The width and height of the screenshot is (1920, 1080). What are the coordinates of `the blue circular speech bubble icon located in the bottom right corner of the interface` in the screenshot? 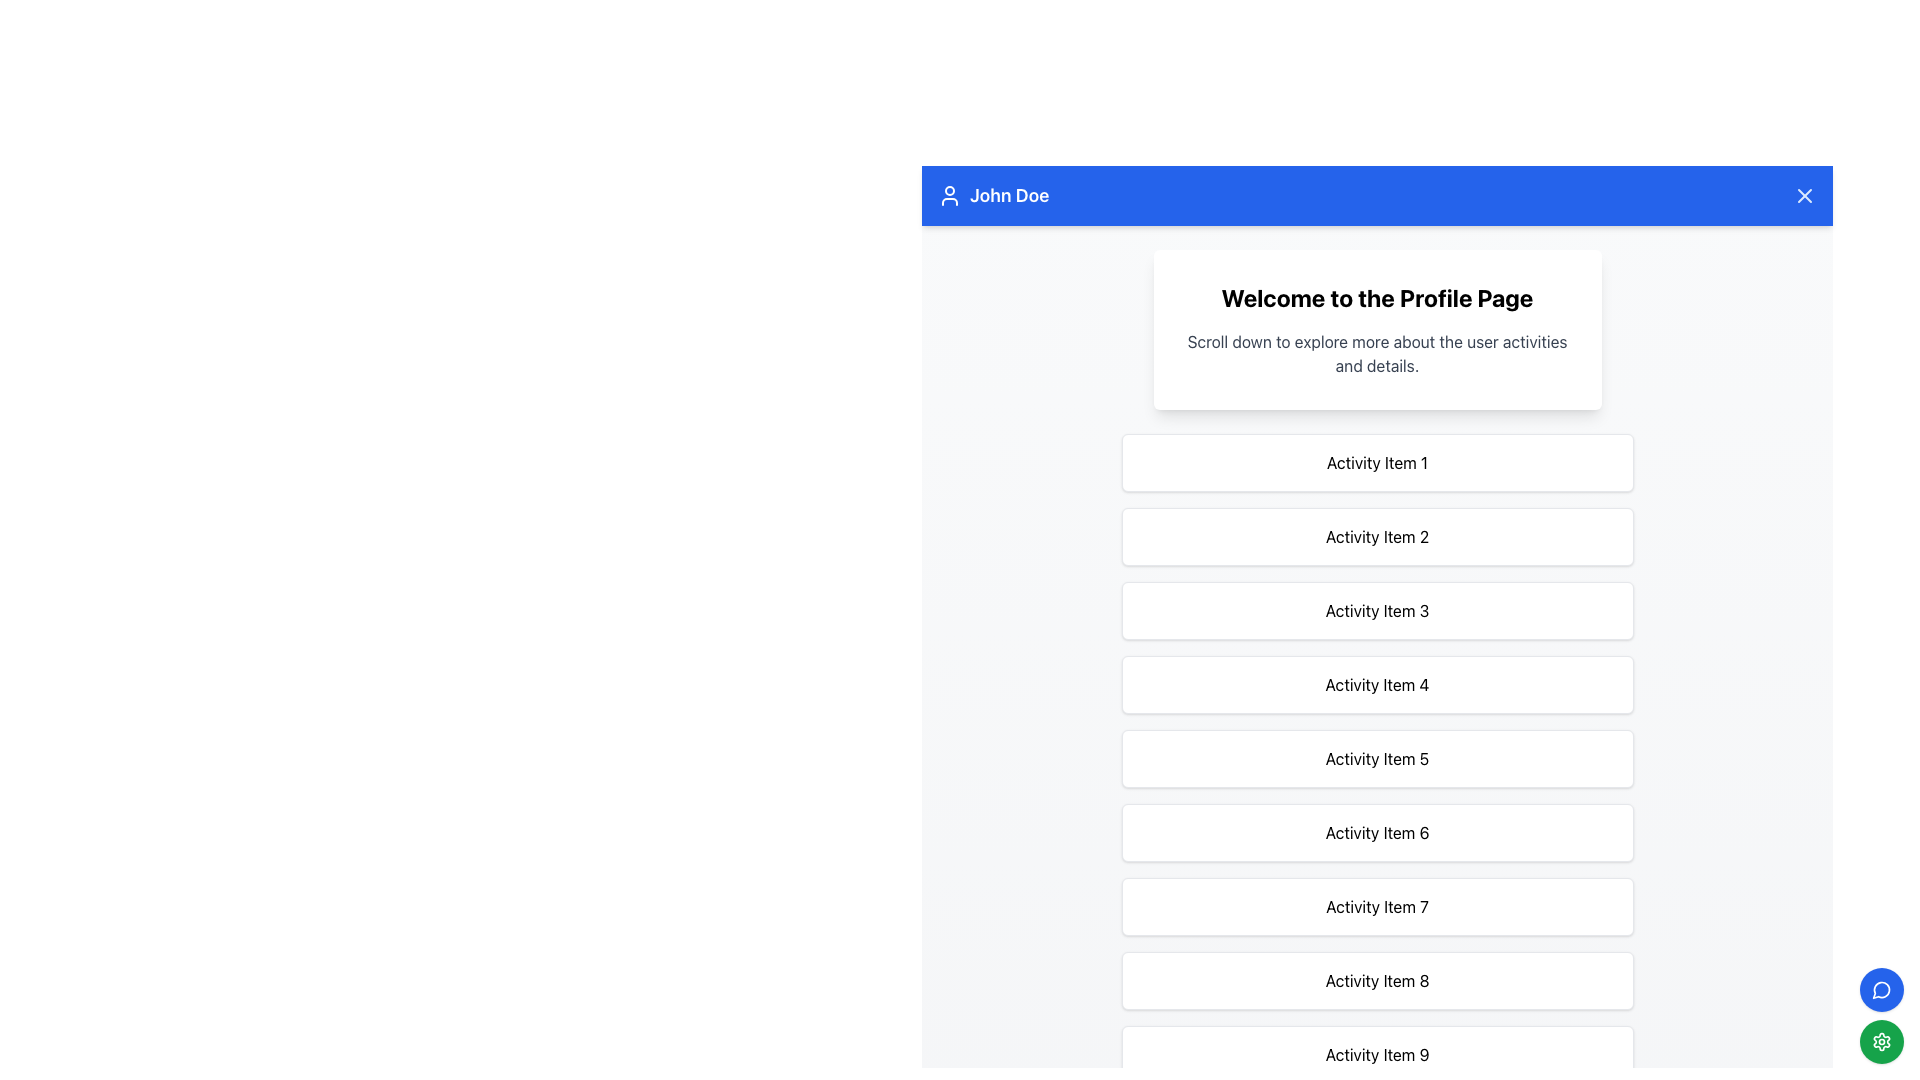 It's located at (1880, 990).